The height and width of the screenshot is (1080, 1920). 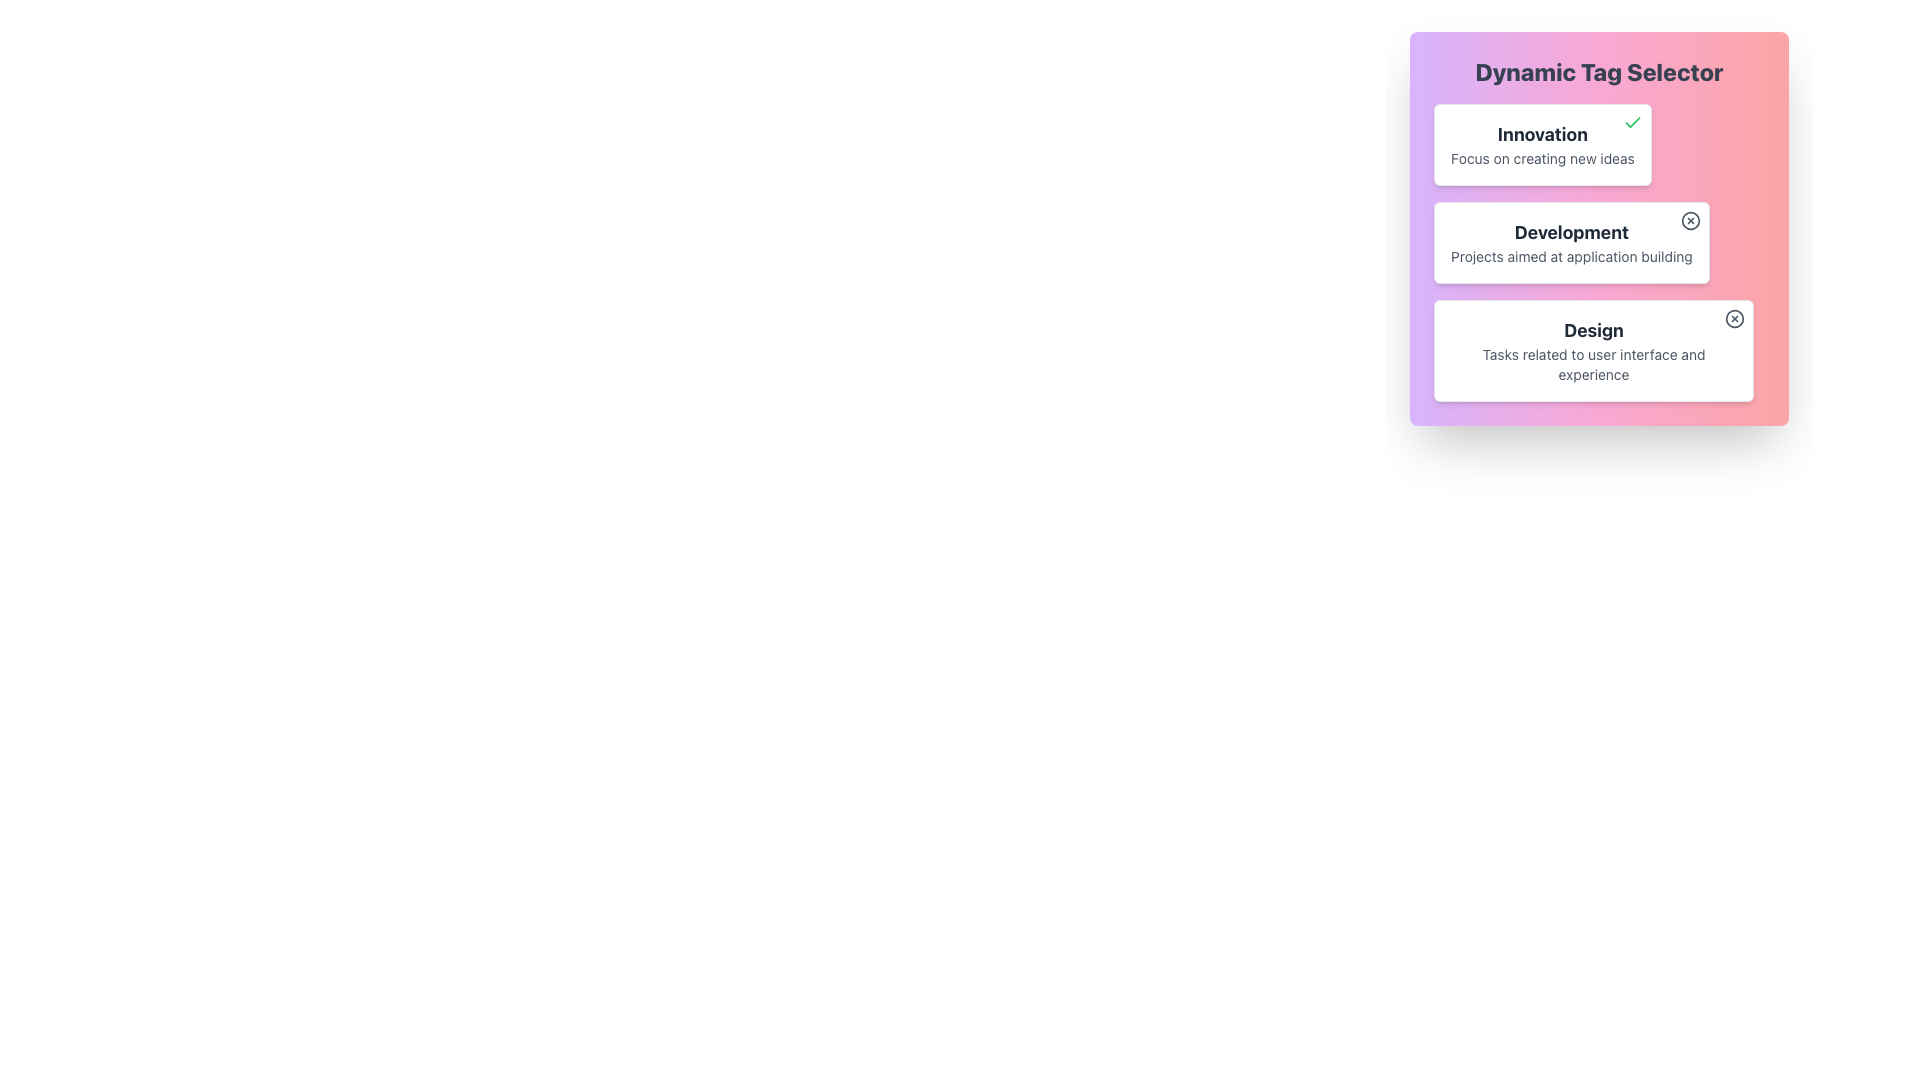 I want to click on the circular delete icon located at the center of the right-most icon in the 'Design' tag within the 'Dynamic Tag Selector' to initiate the deletion action, so click(x=1733, y=318).